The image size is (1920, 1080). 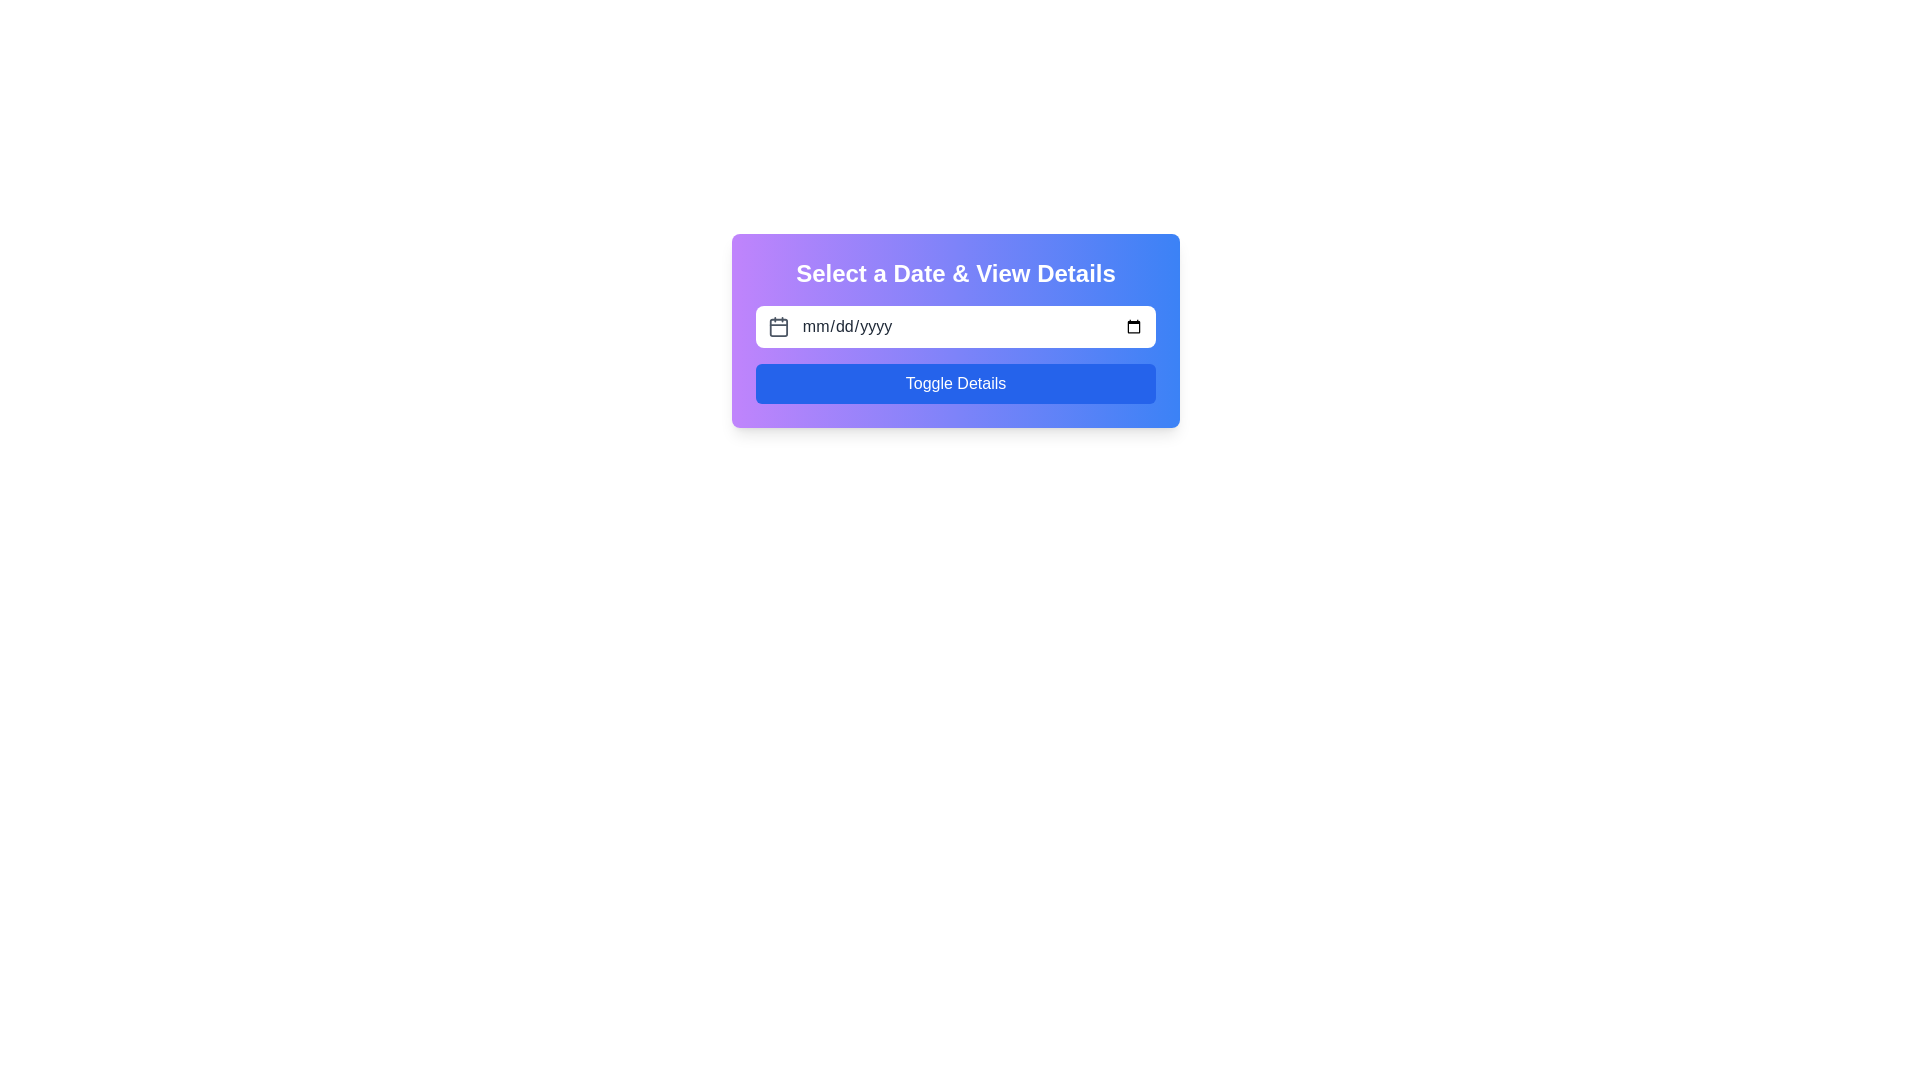 I want to click on the toggle button located below the horizontal date picker input field, so click(x=954, y=384).